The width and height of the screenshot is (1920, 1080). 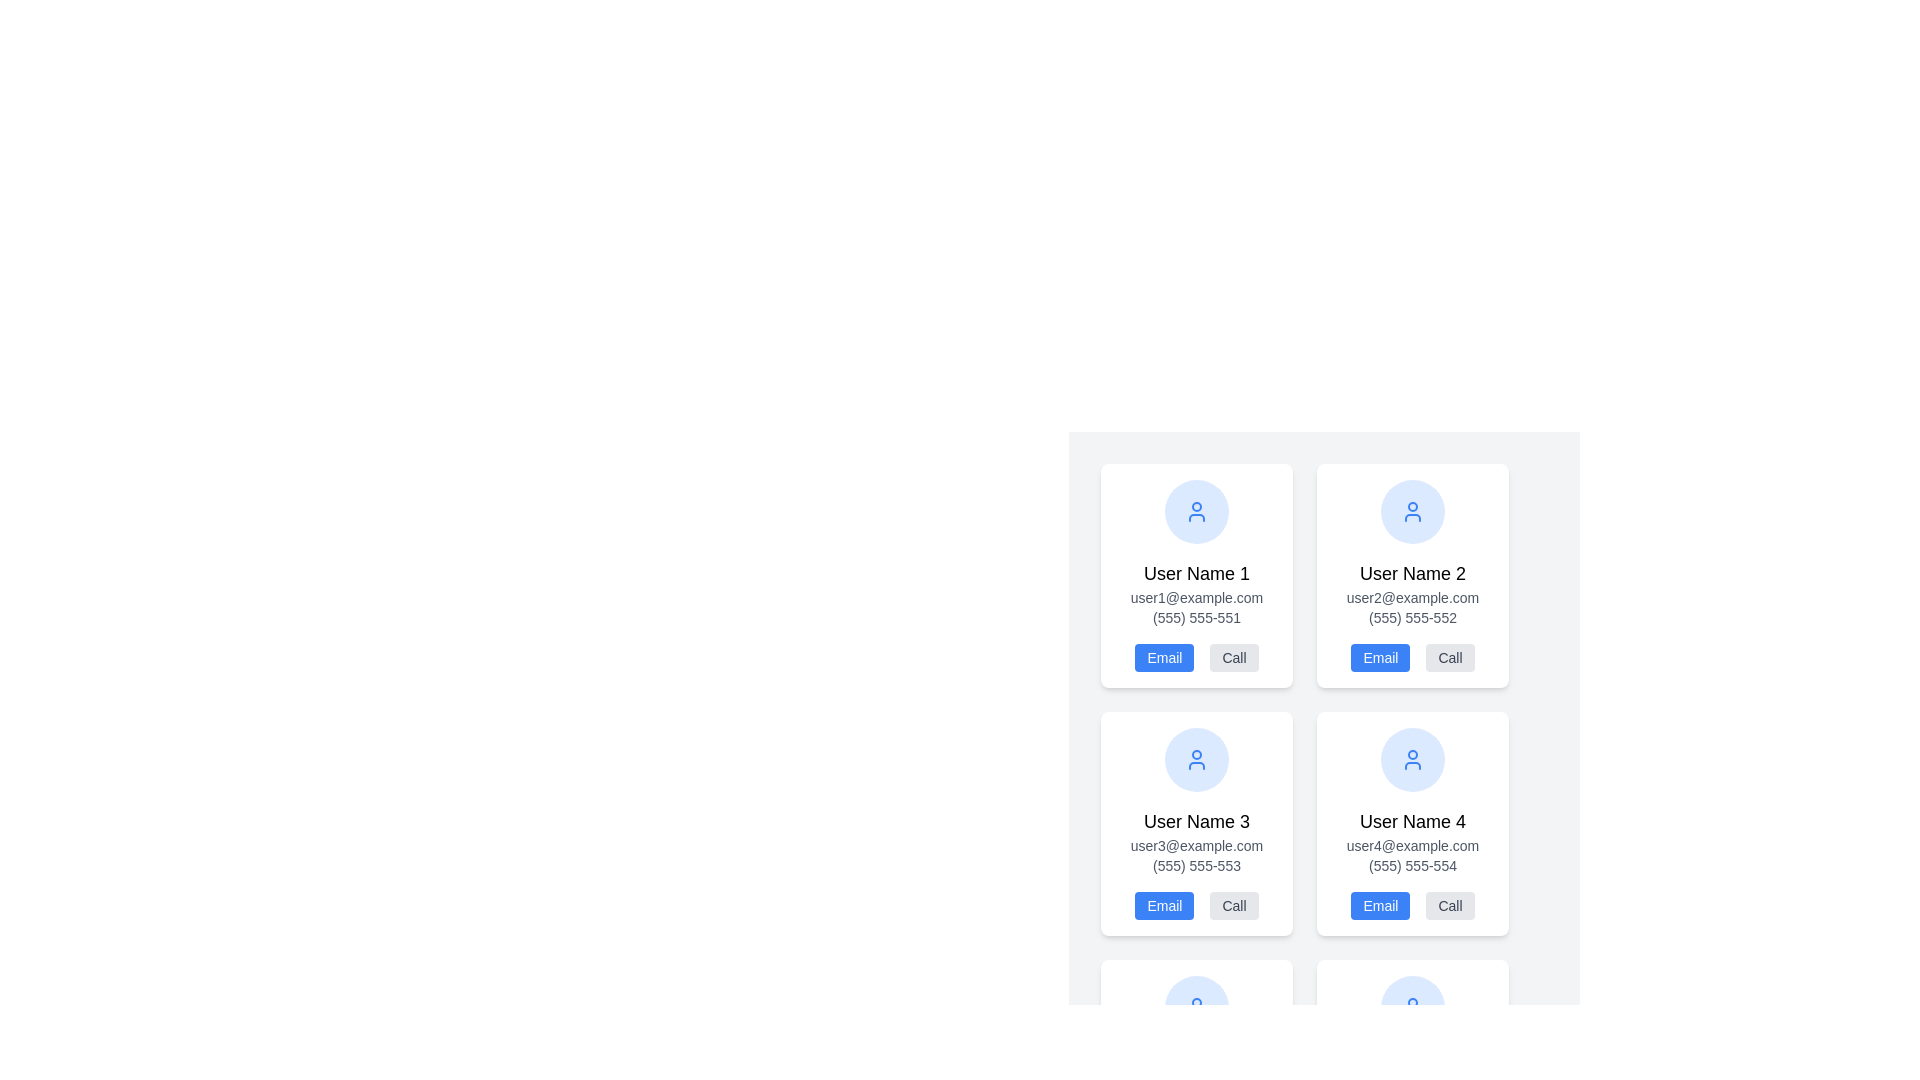 I want to click on the decorative user identification icon located in the top-left card of the grid layout, so click(x=1196, y=759).